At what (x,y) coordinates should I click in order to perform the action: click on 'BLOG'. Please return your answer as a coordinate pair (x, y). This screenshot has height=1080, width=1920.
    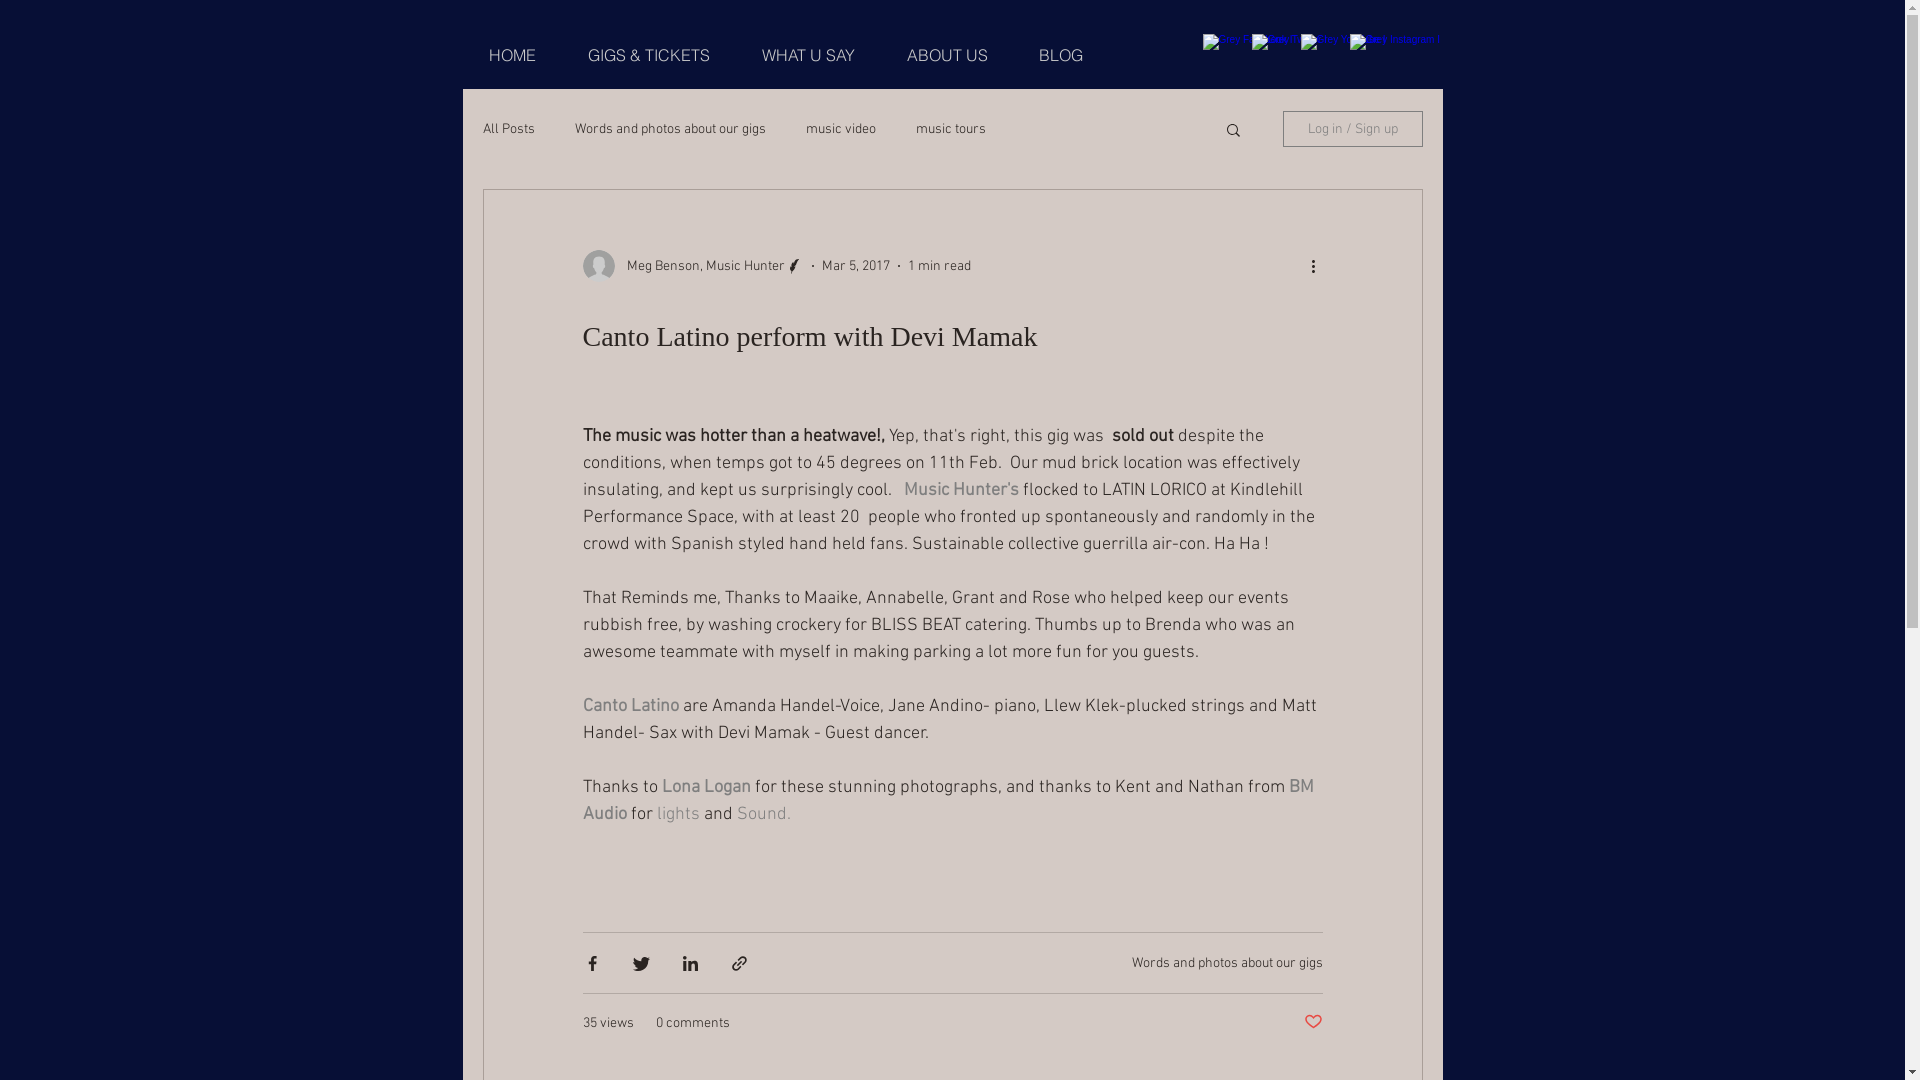
    Looking at the image, I should click on (1060, 54).